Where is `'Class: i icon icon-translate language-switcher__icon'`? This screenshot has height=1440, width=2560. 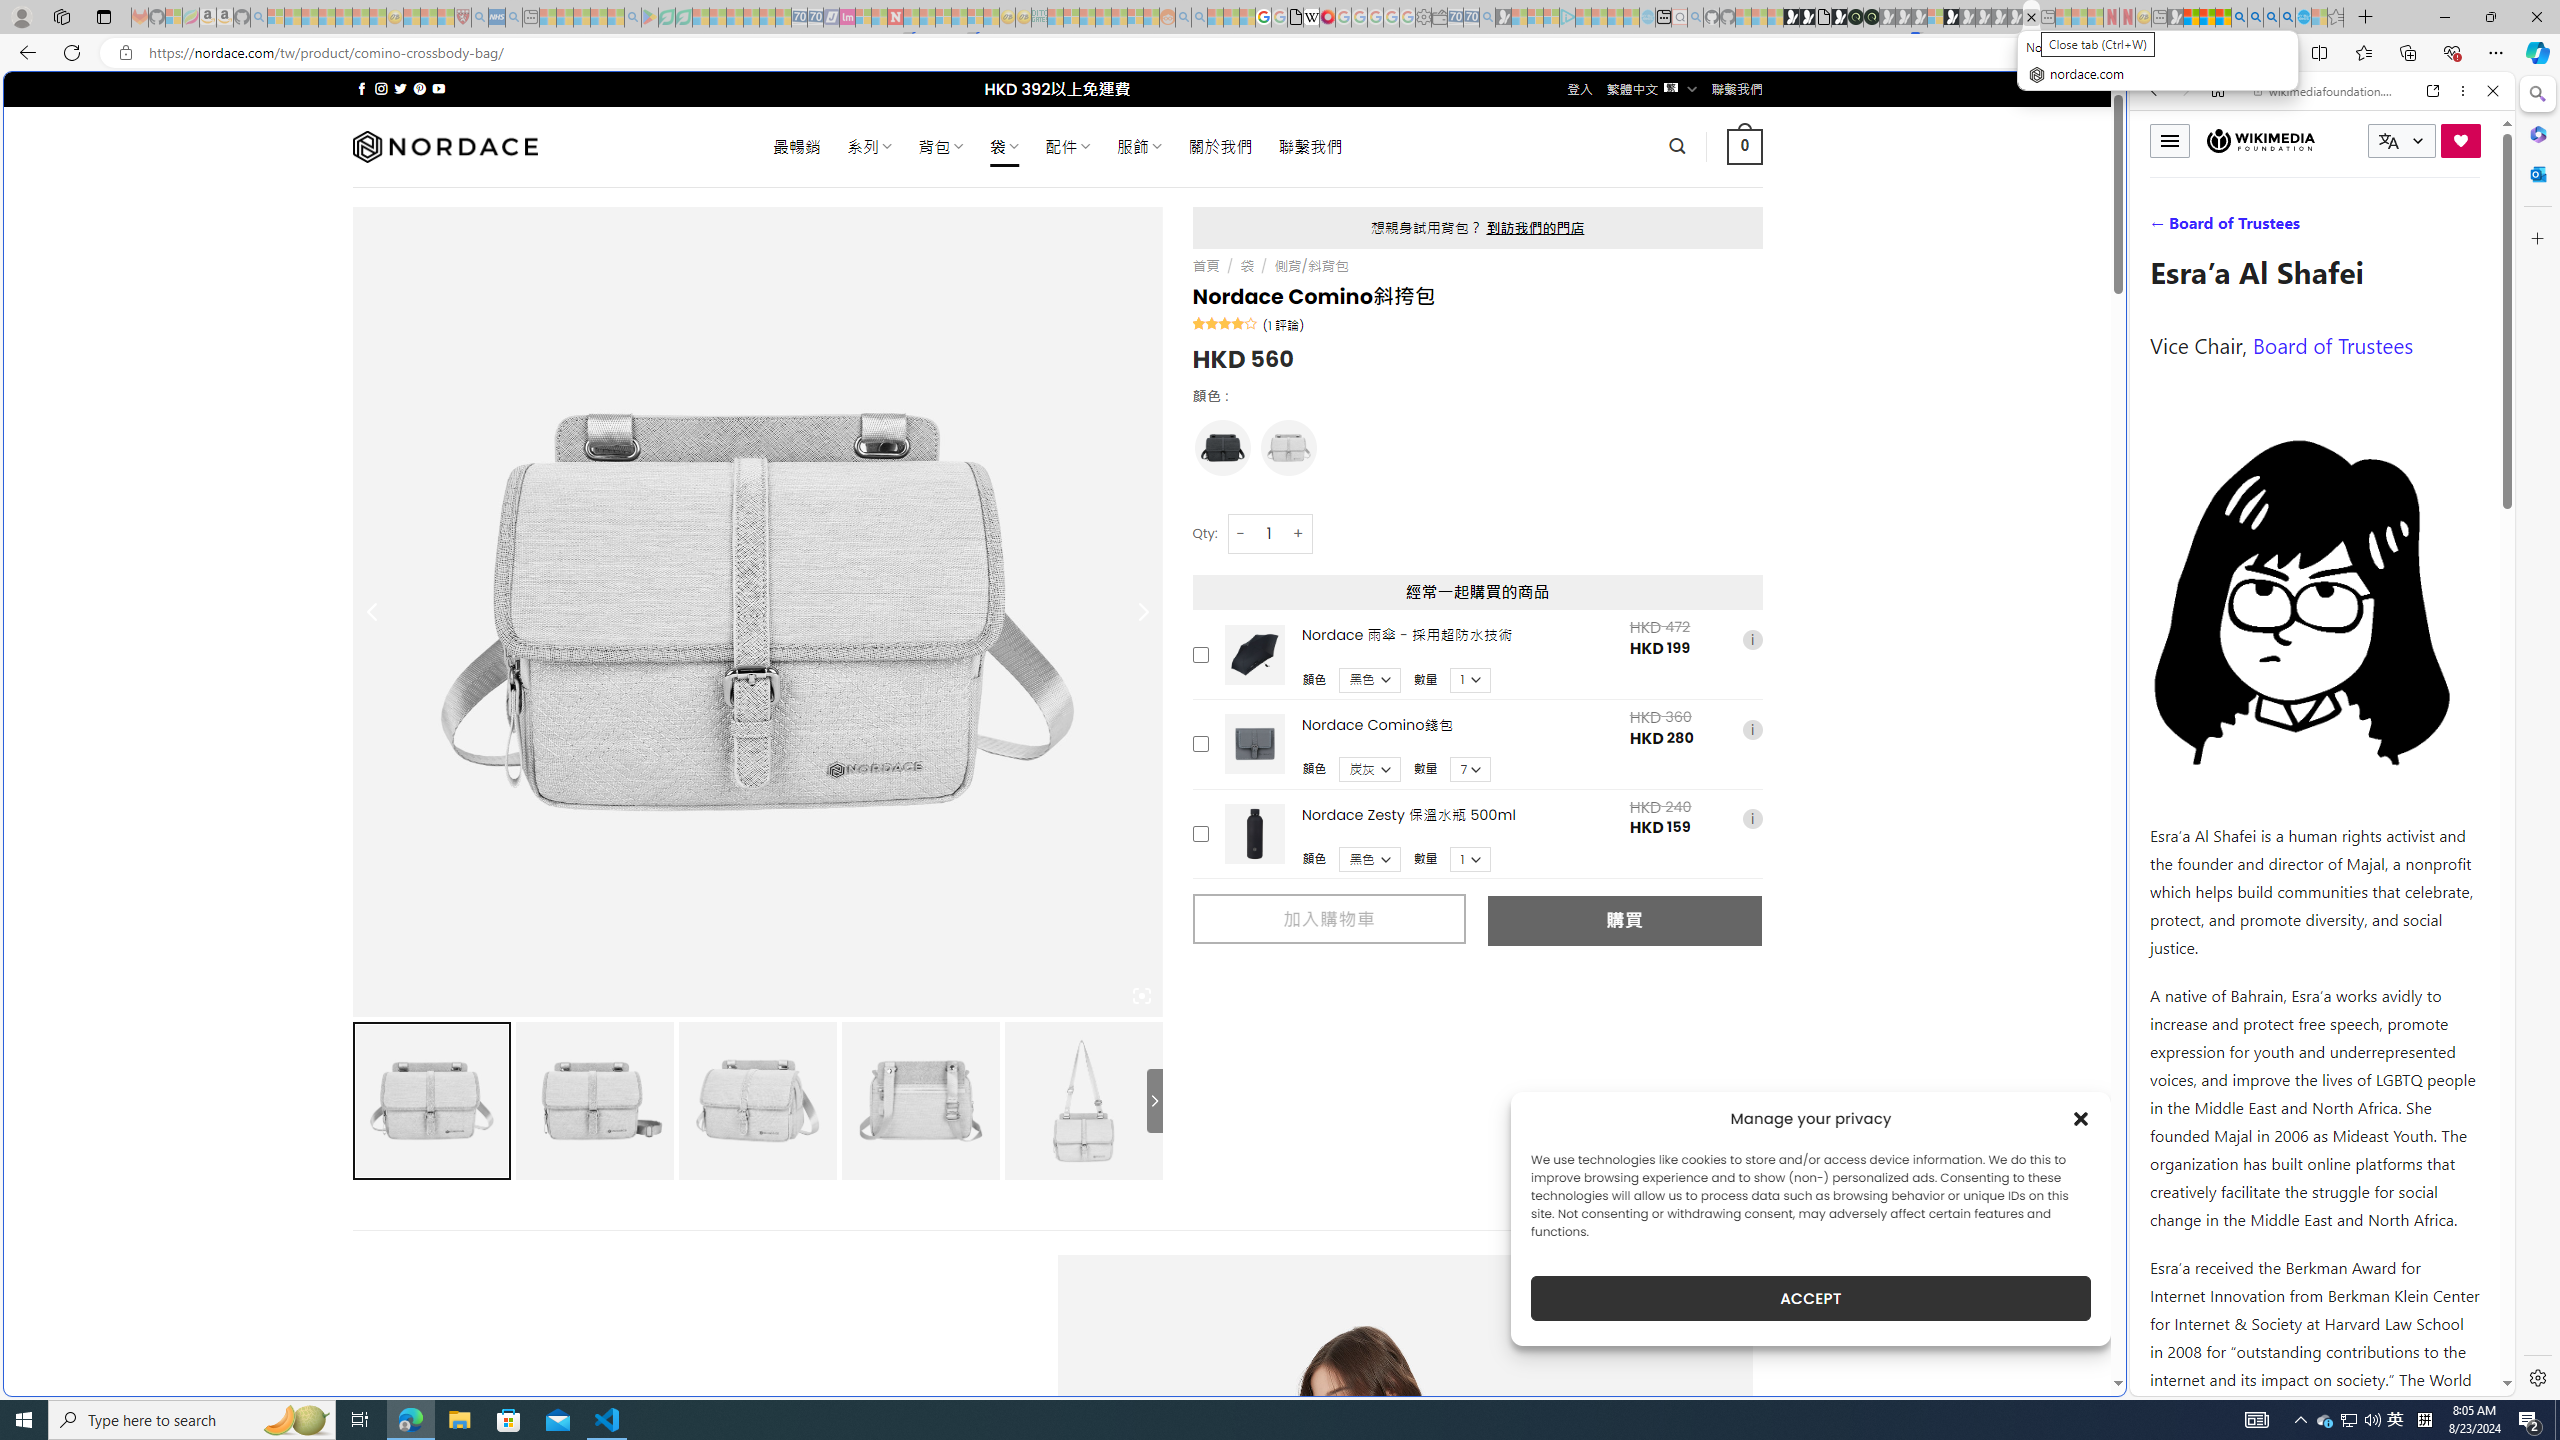
'Class: i icon icon-translate language-switcher__icon' is located at coordinates (2388, 141).